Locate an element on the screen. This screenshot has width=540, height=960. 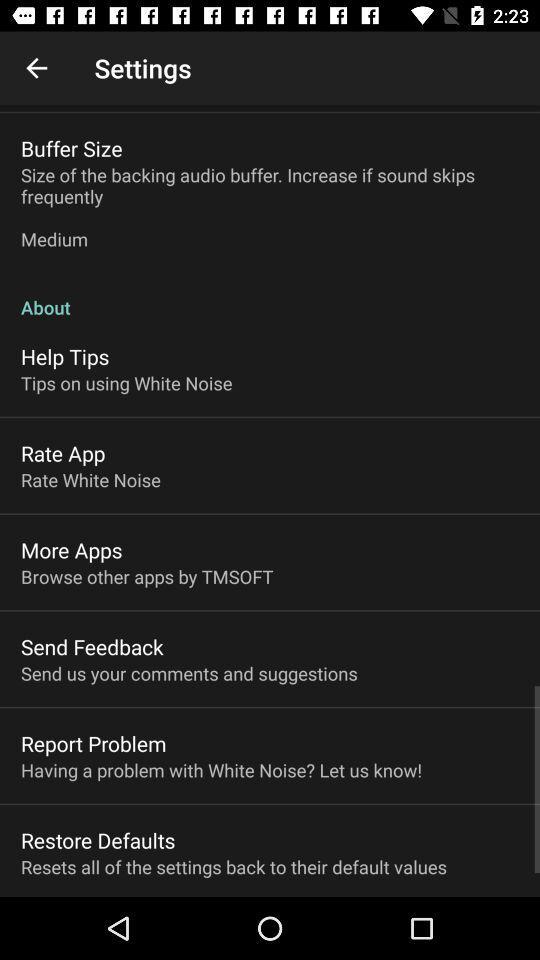
item above the buffer size item is located at coordinates (36, 68).